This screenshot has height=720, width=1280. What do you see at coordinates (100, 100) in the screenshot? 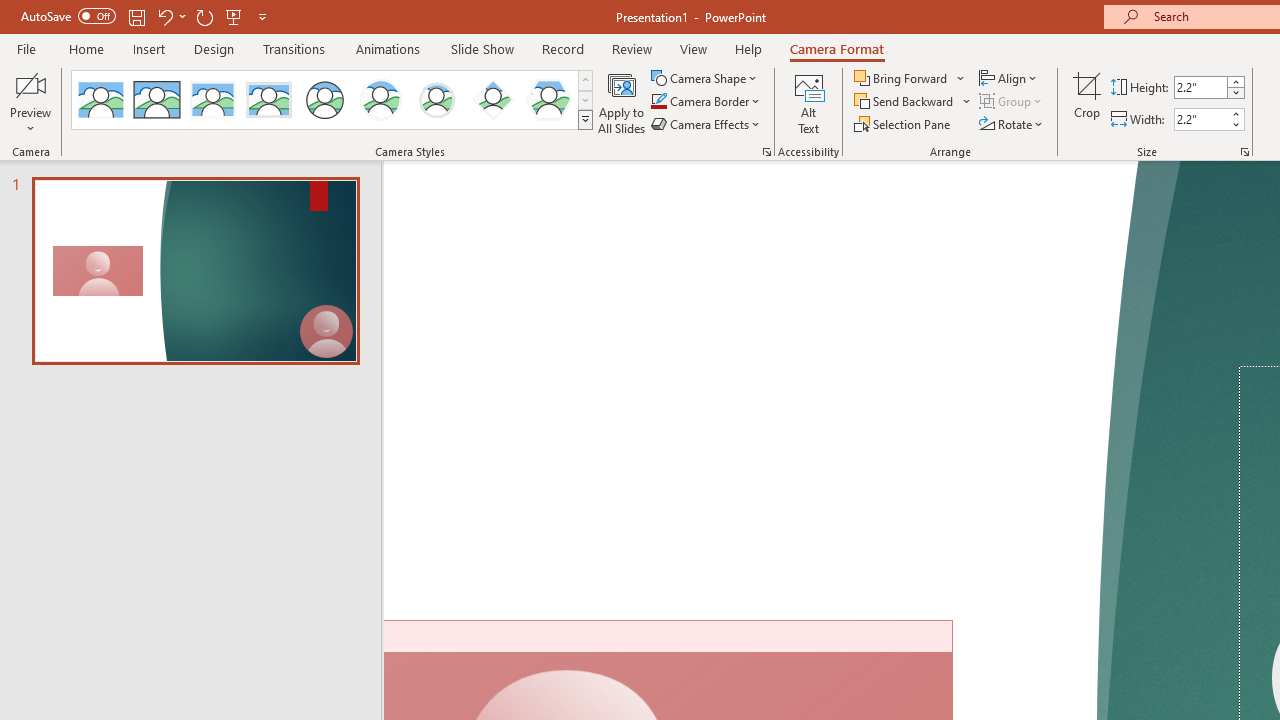
I see `'No Style'` at bounding box center [100, 100].